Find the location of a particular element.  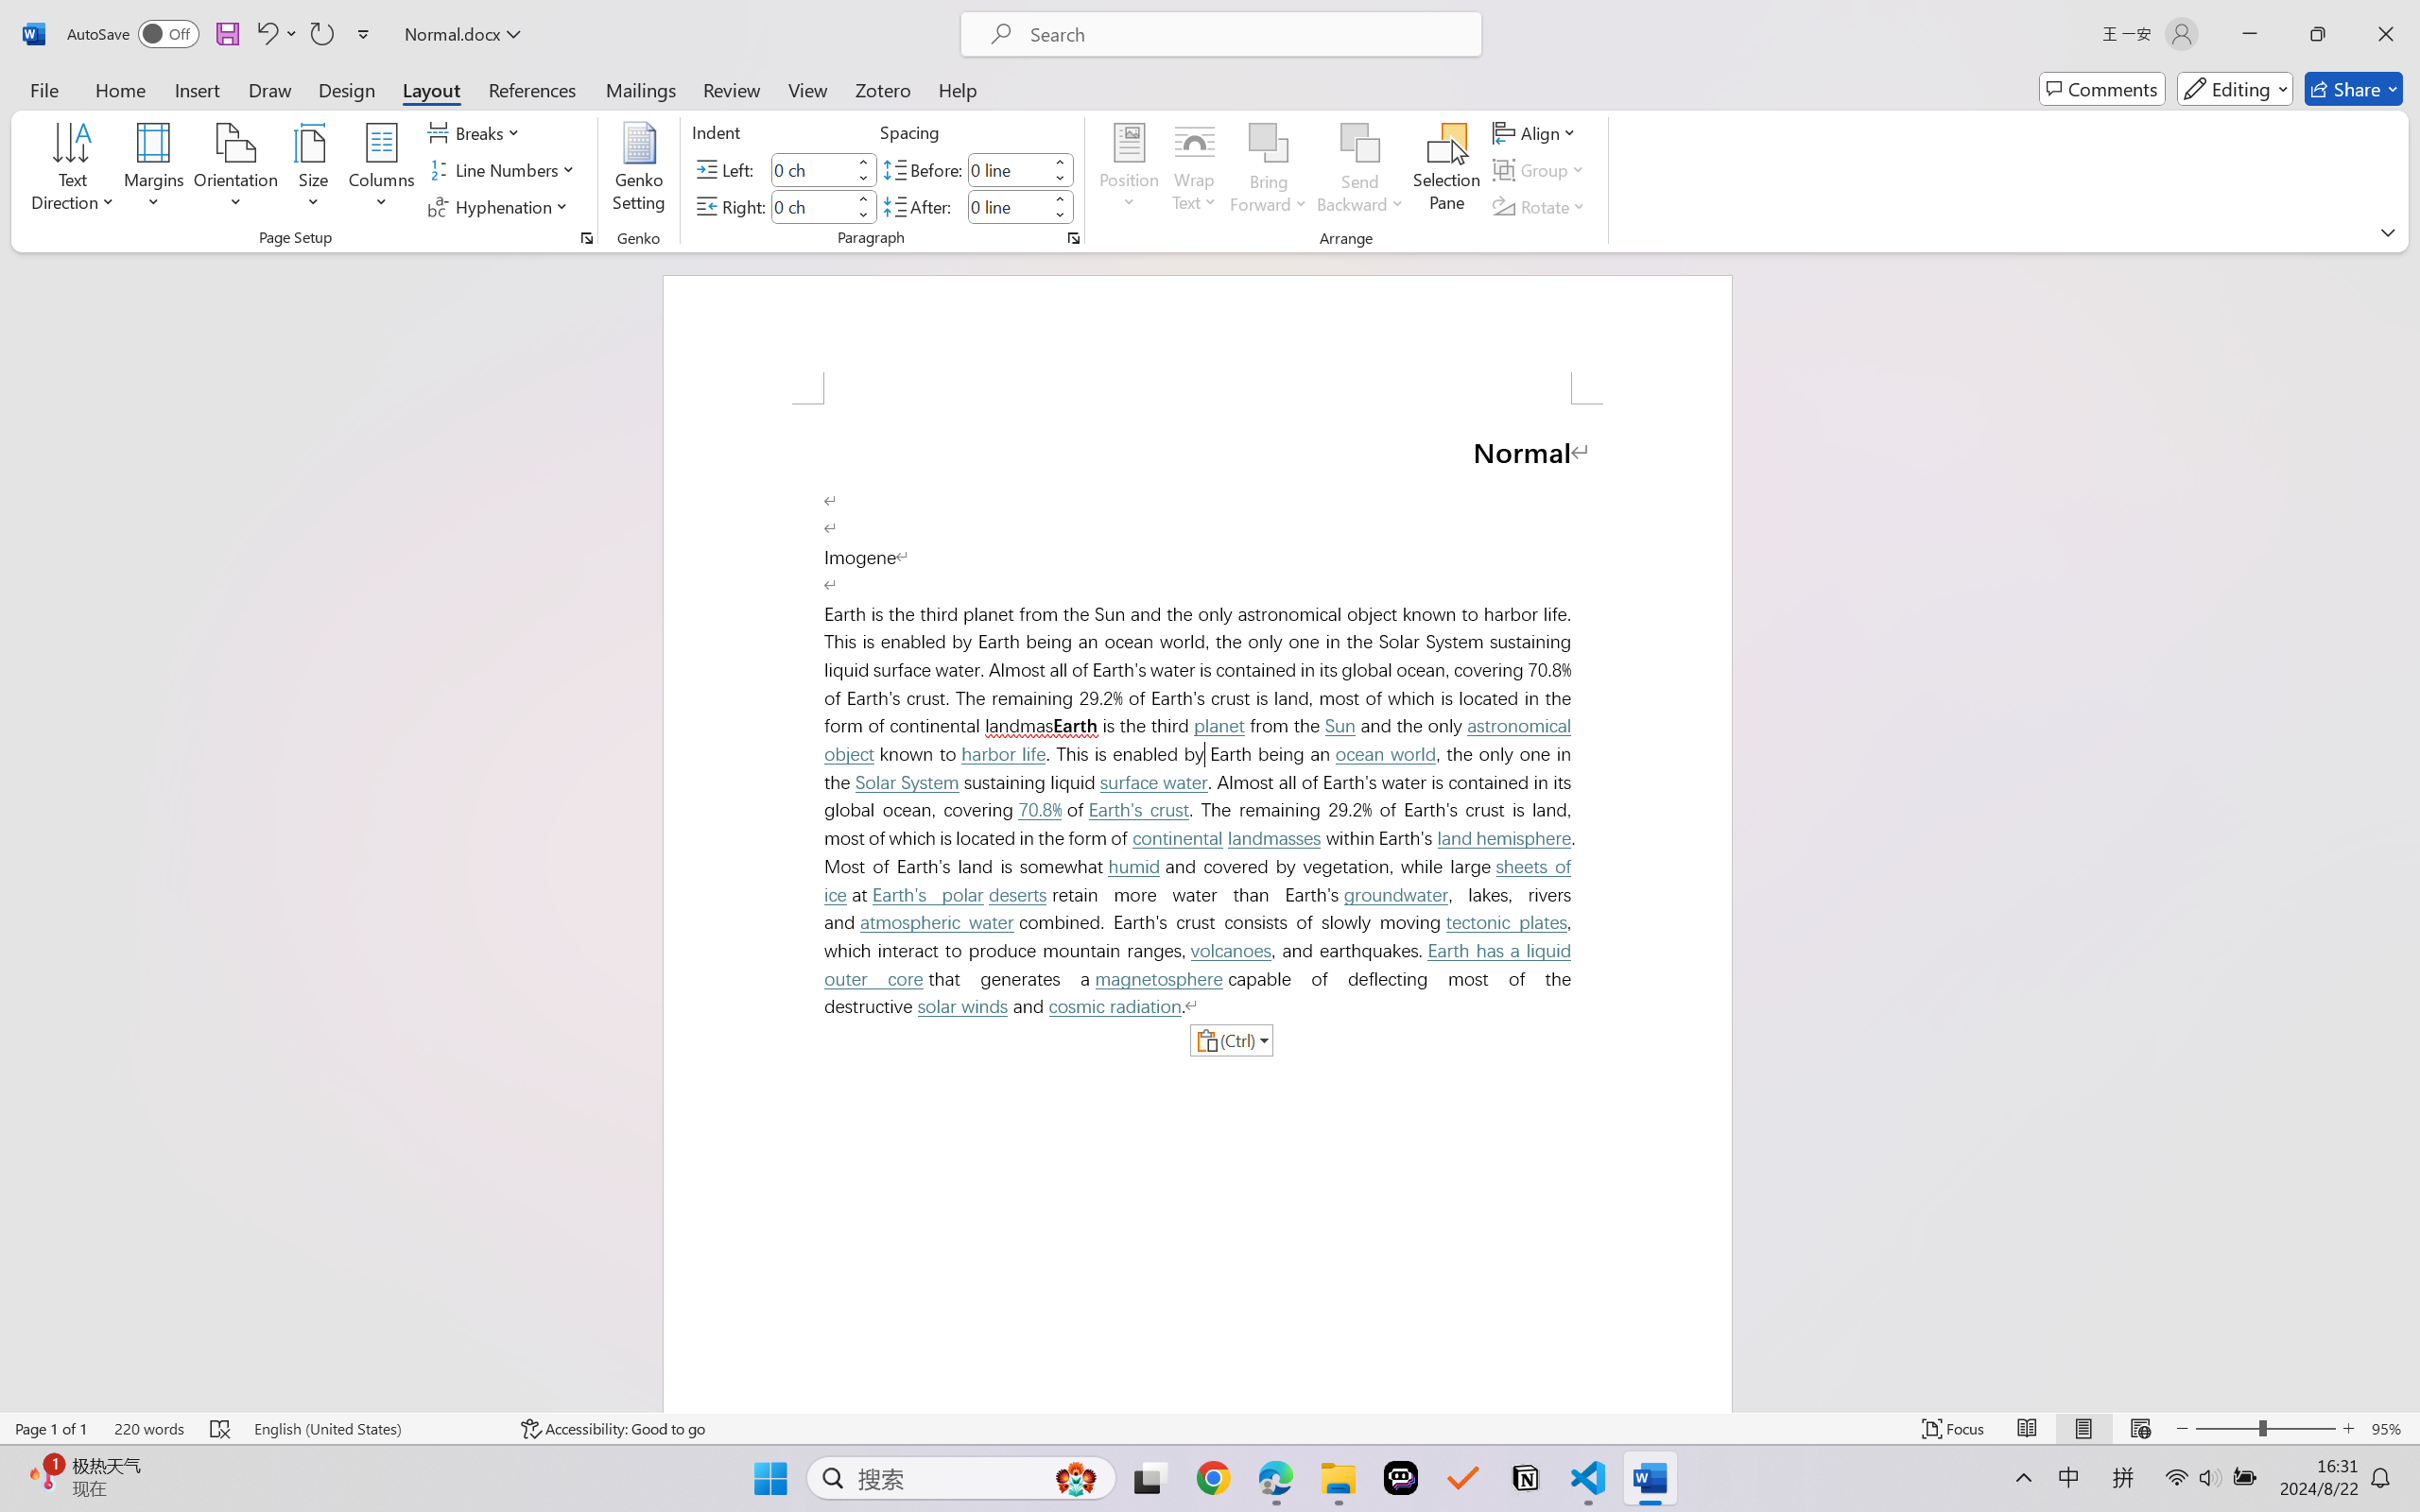

'tectonic plates' is located at coordinates (1507, 922).